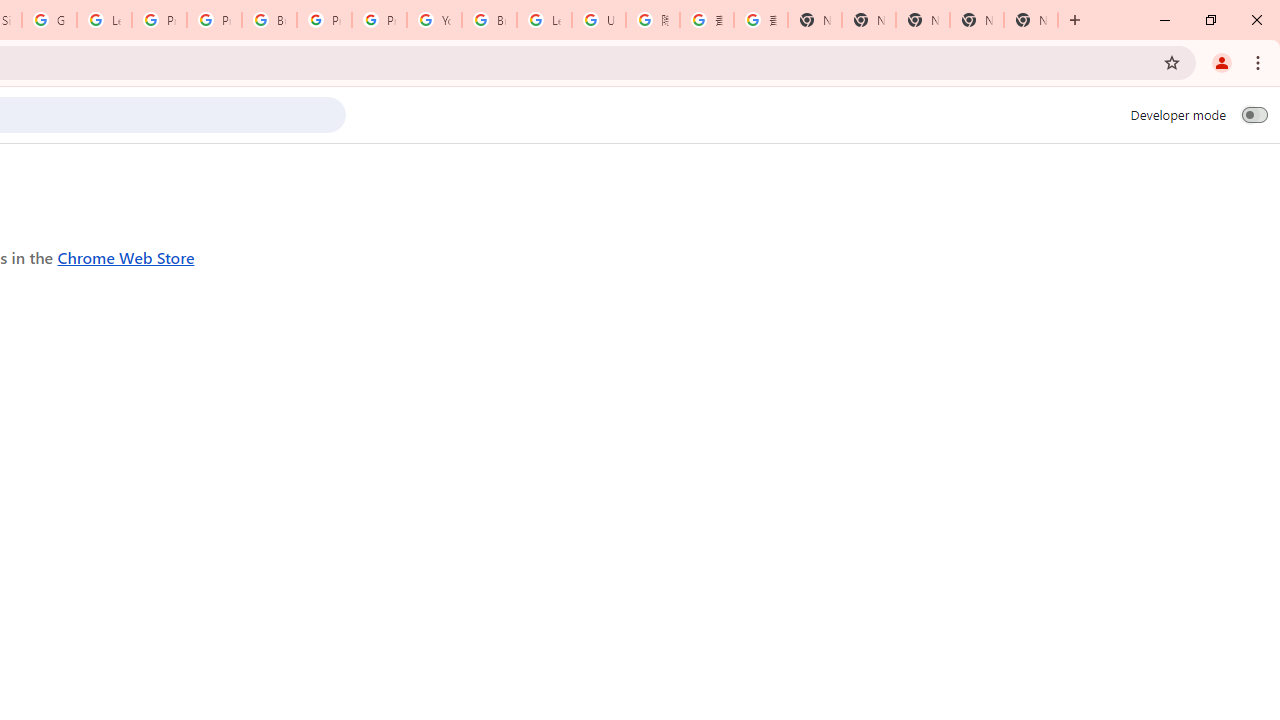 The image size is (1280, 720). What do you see at coordinates (158, 20) in the screenshot?
I see `'Privacy Help Center - Policies Help'` at bounding box center [158, 20].